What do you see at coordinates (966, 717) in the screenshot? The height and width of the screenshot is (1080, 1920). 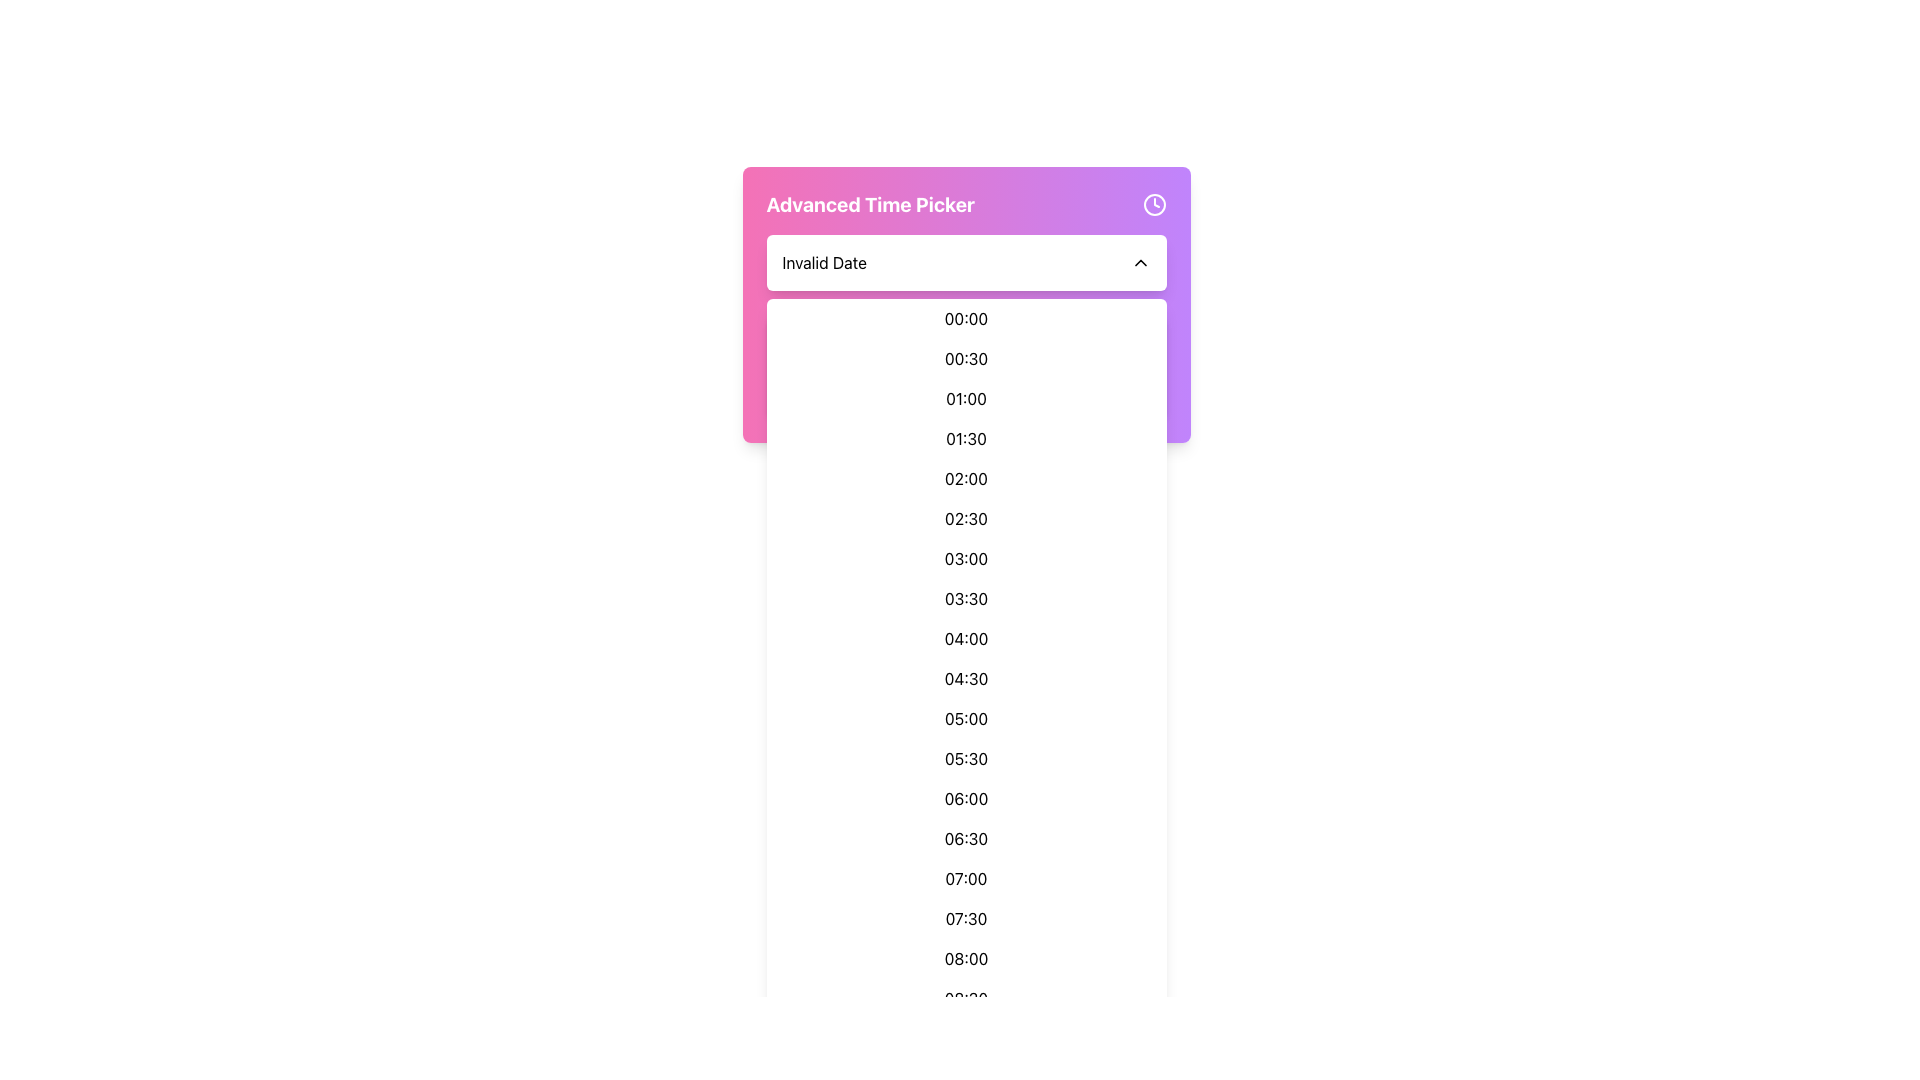 I see `the selectable list item displaying '05:00' in the dropdown menu of the 'Advanced Time Picker' interface` at bounding box center [966, 717].